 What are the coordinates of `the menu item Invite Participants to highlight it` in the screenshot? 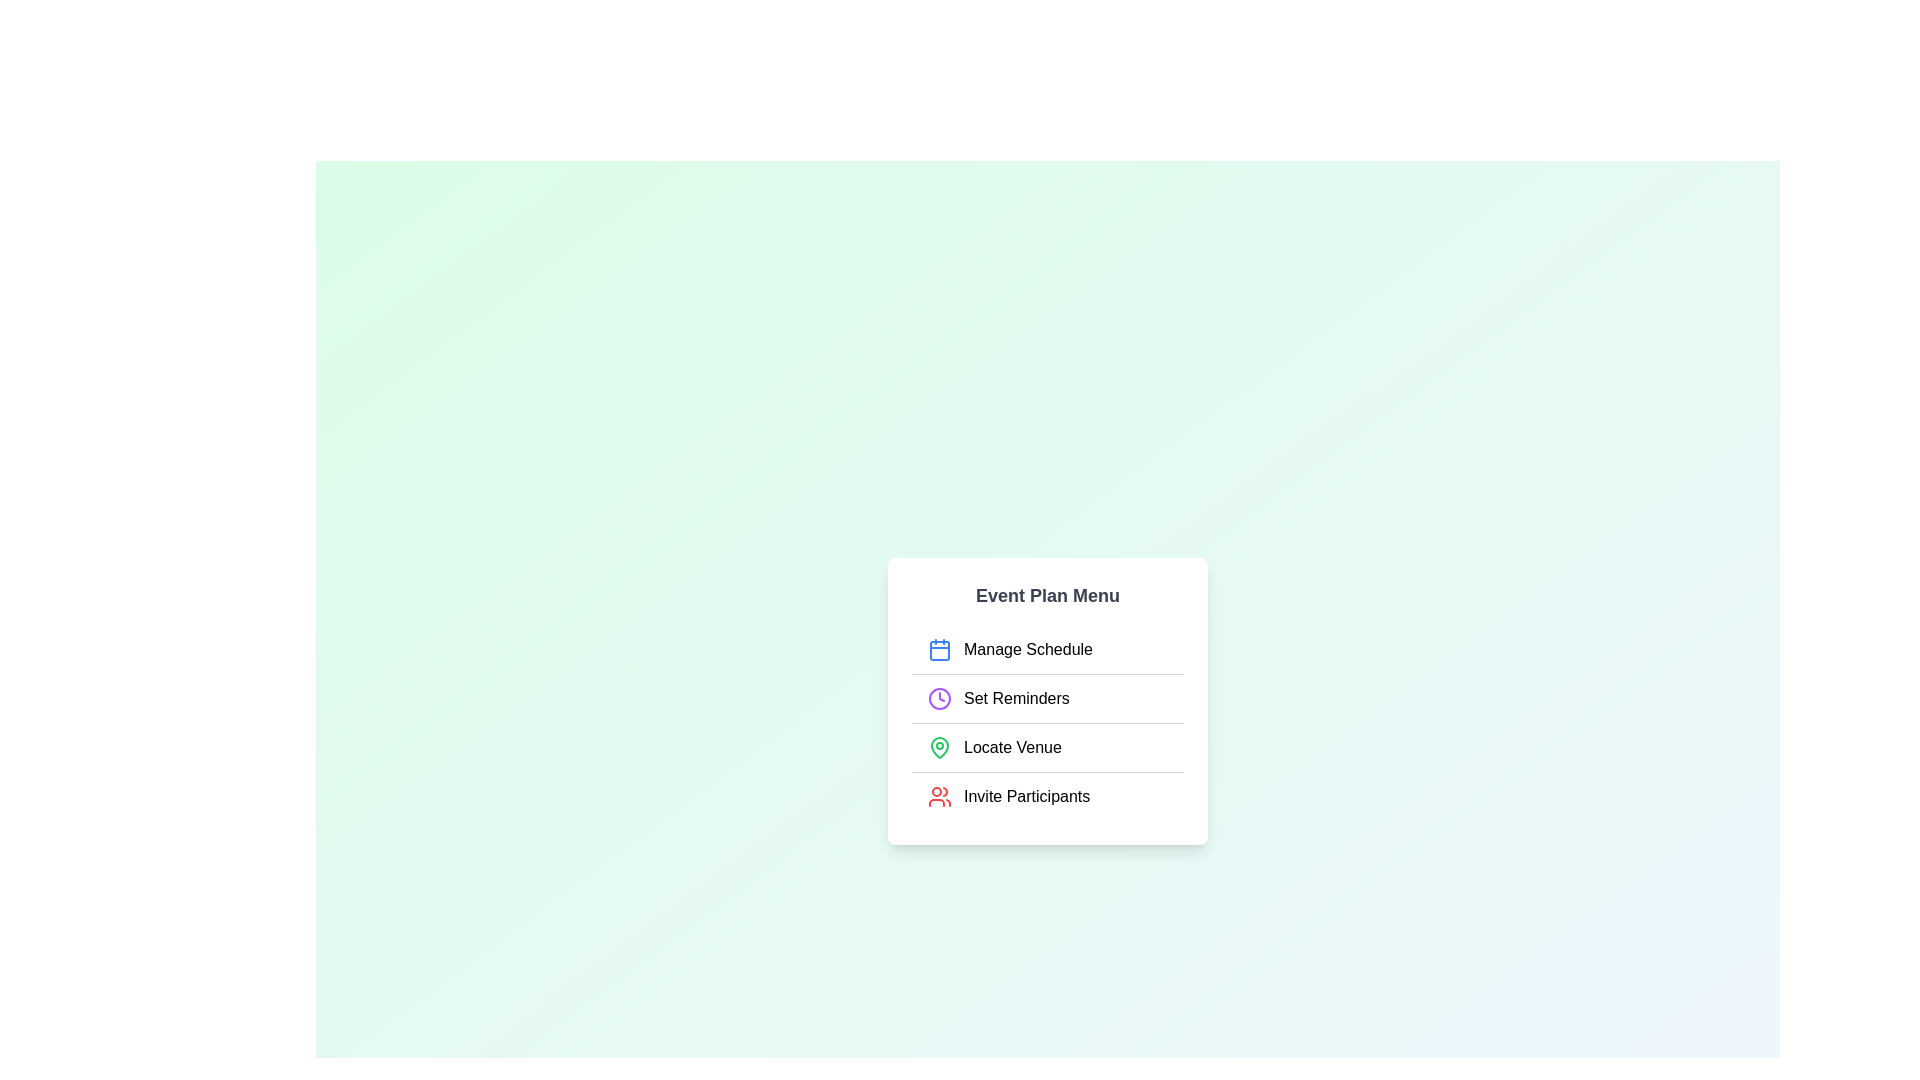 It's located at (1046, 794).